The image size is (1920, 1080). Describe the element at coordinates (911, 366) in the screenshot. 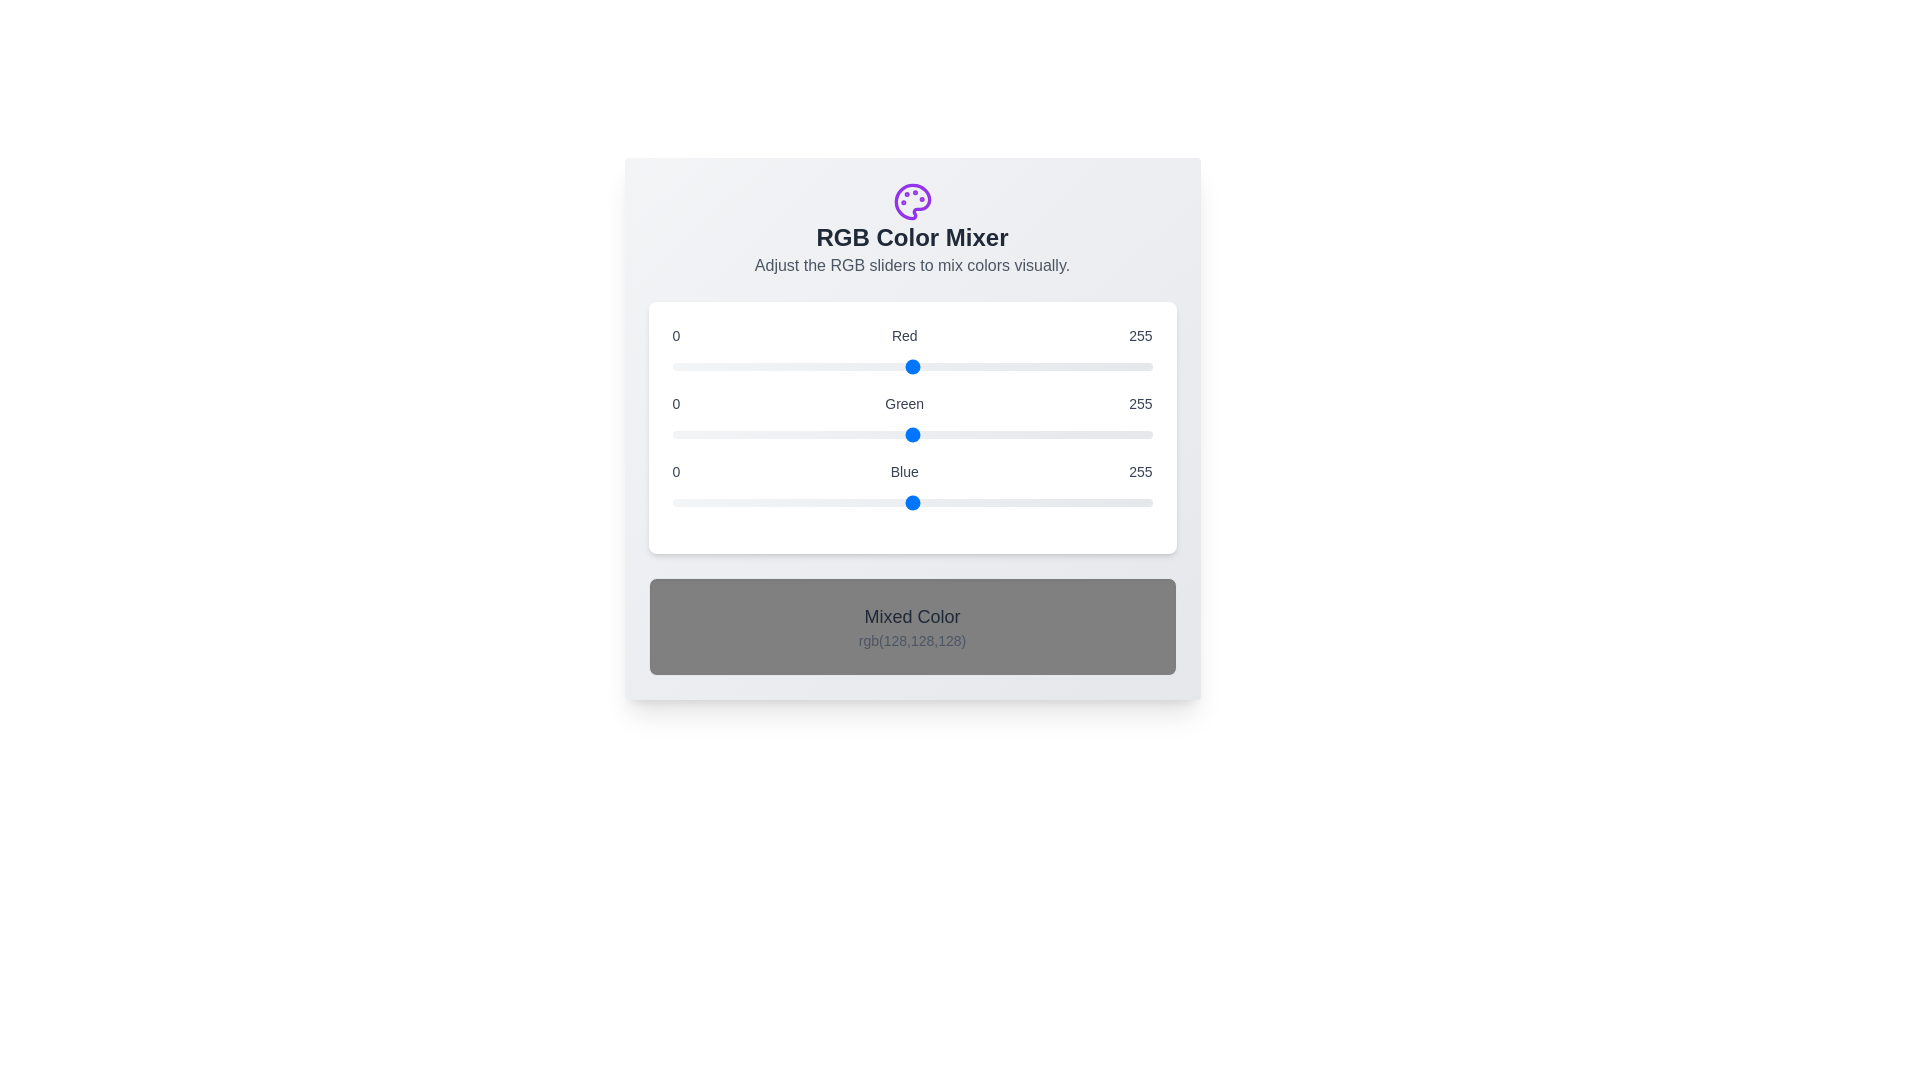

I see `the 0 slider to the value 146 to observe the resulting mixed color` at that location.